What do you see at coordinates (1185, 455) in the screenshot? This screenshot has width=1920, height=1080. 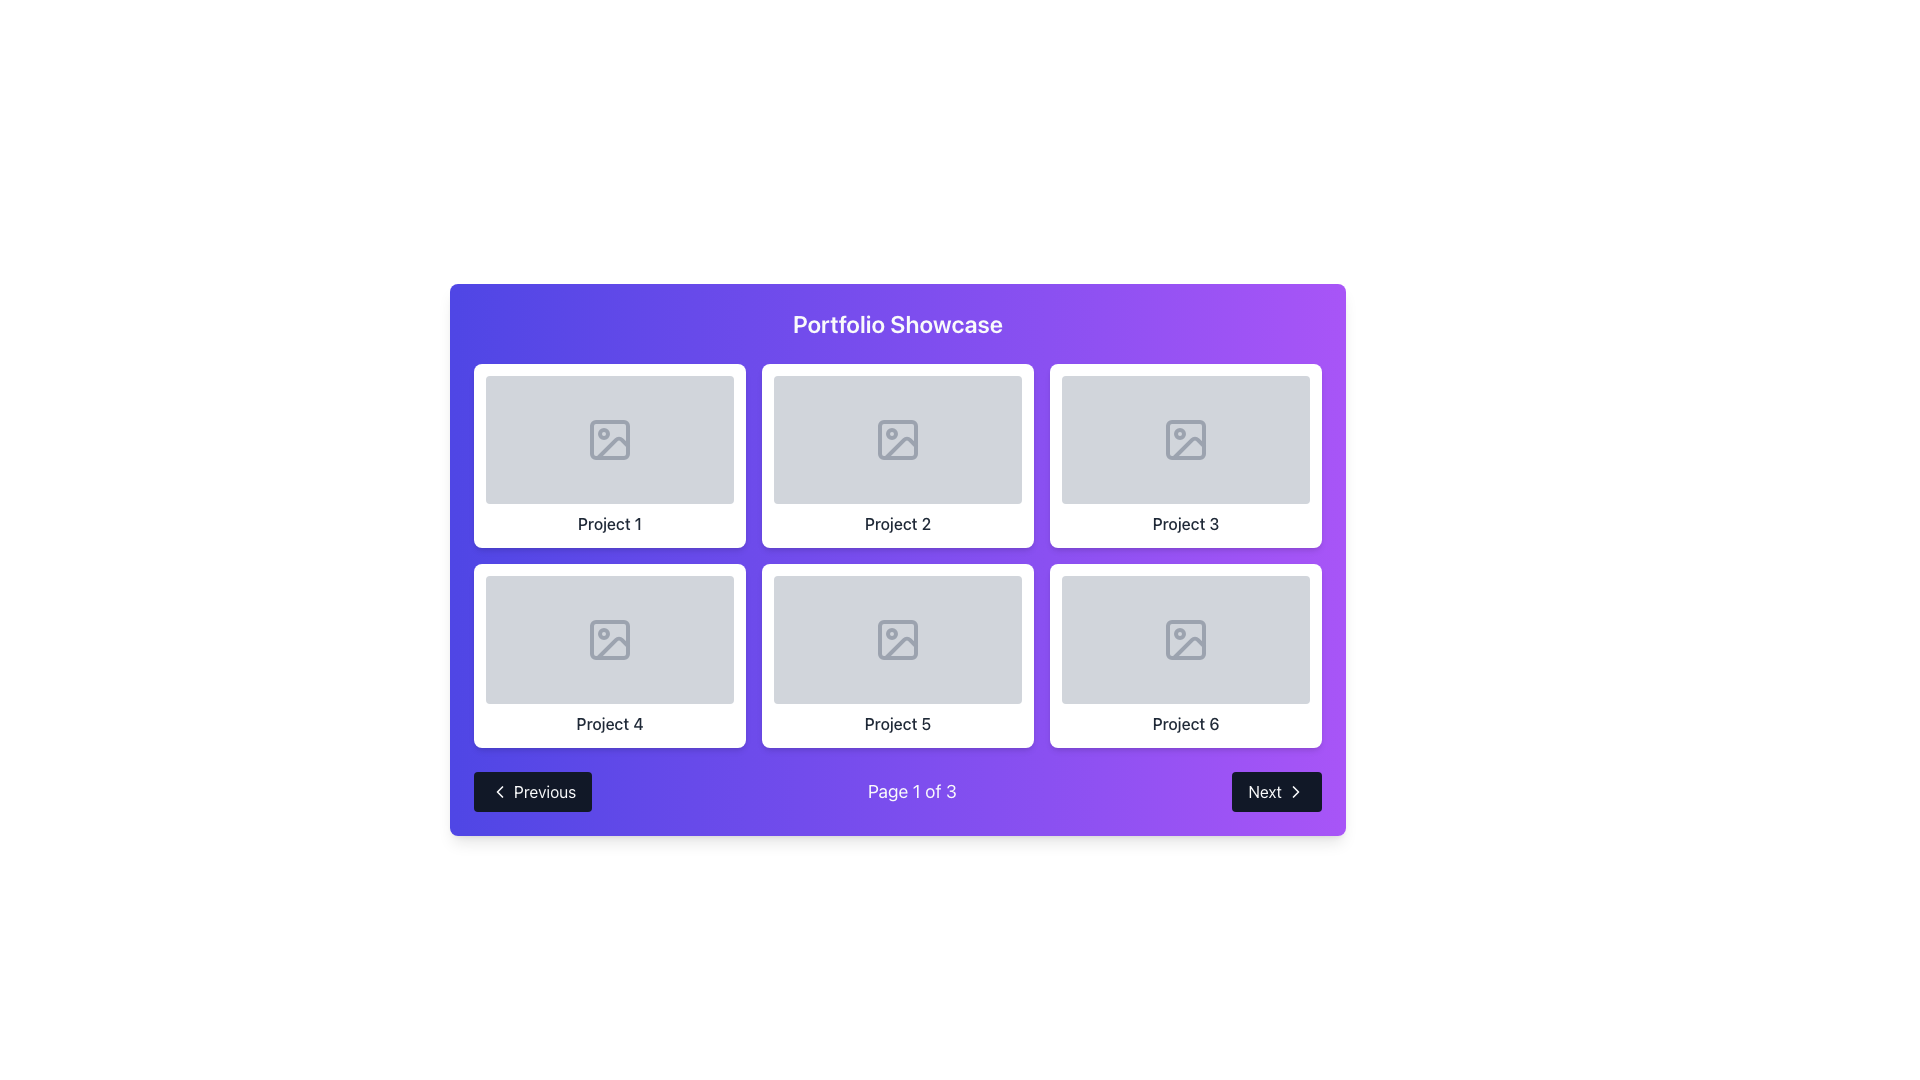 I see `the display card labeled 'Project 3'` at bounding box center [1185, 455].